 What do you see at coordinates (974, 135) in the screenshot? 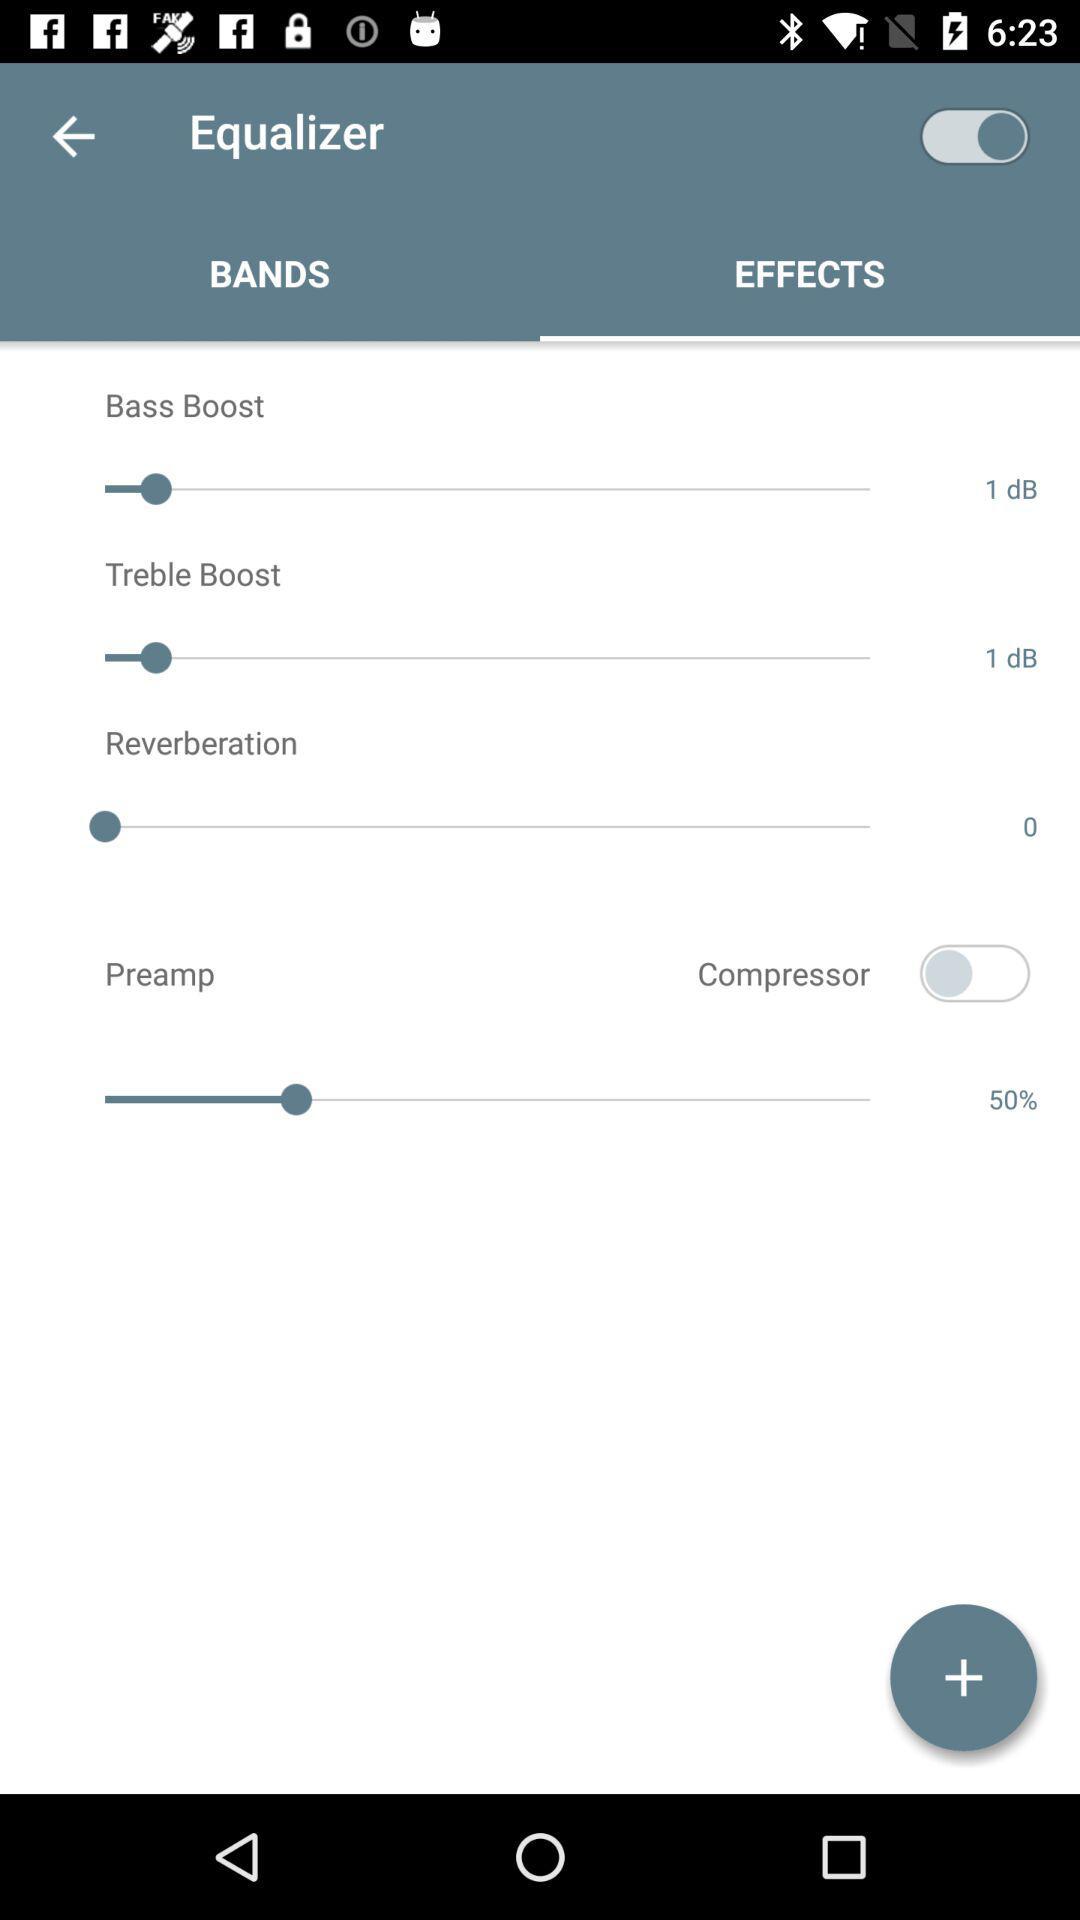
I see `app next to the effects` at bounding box center [974, 135].